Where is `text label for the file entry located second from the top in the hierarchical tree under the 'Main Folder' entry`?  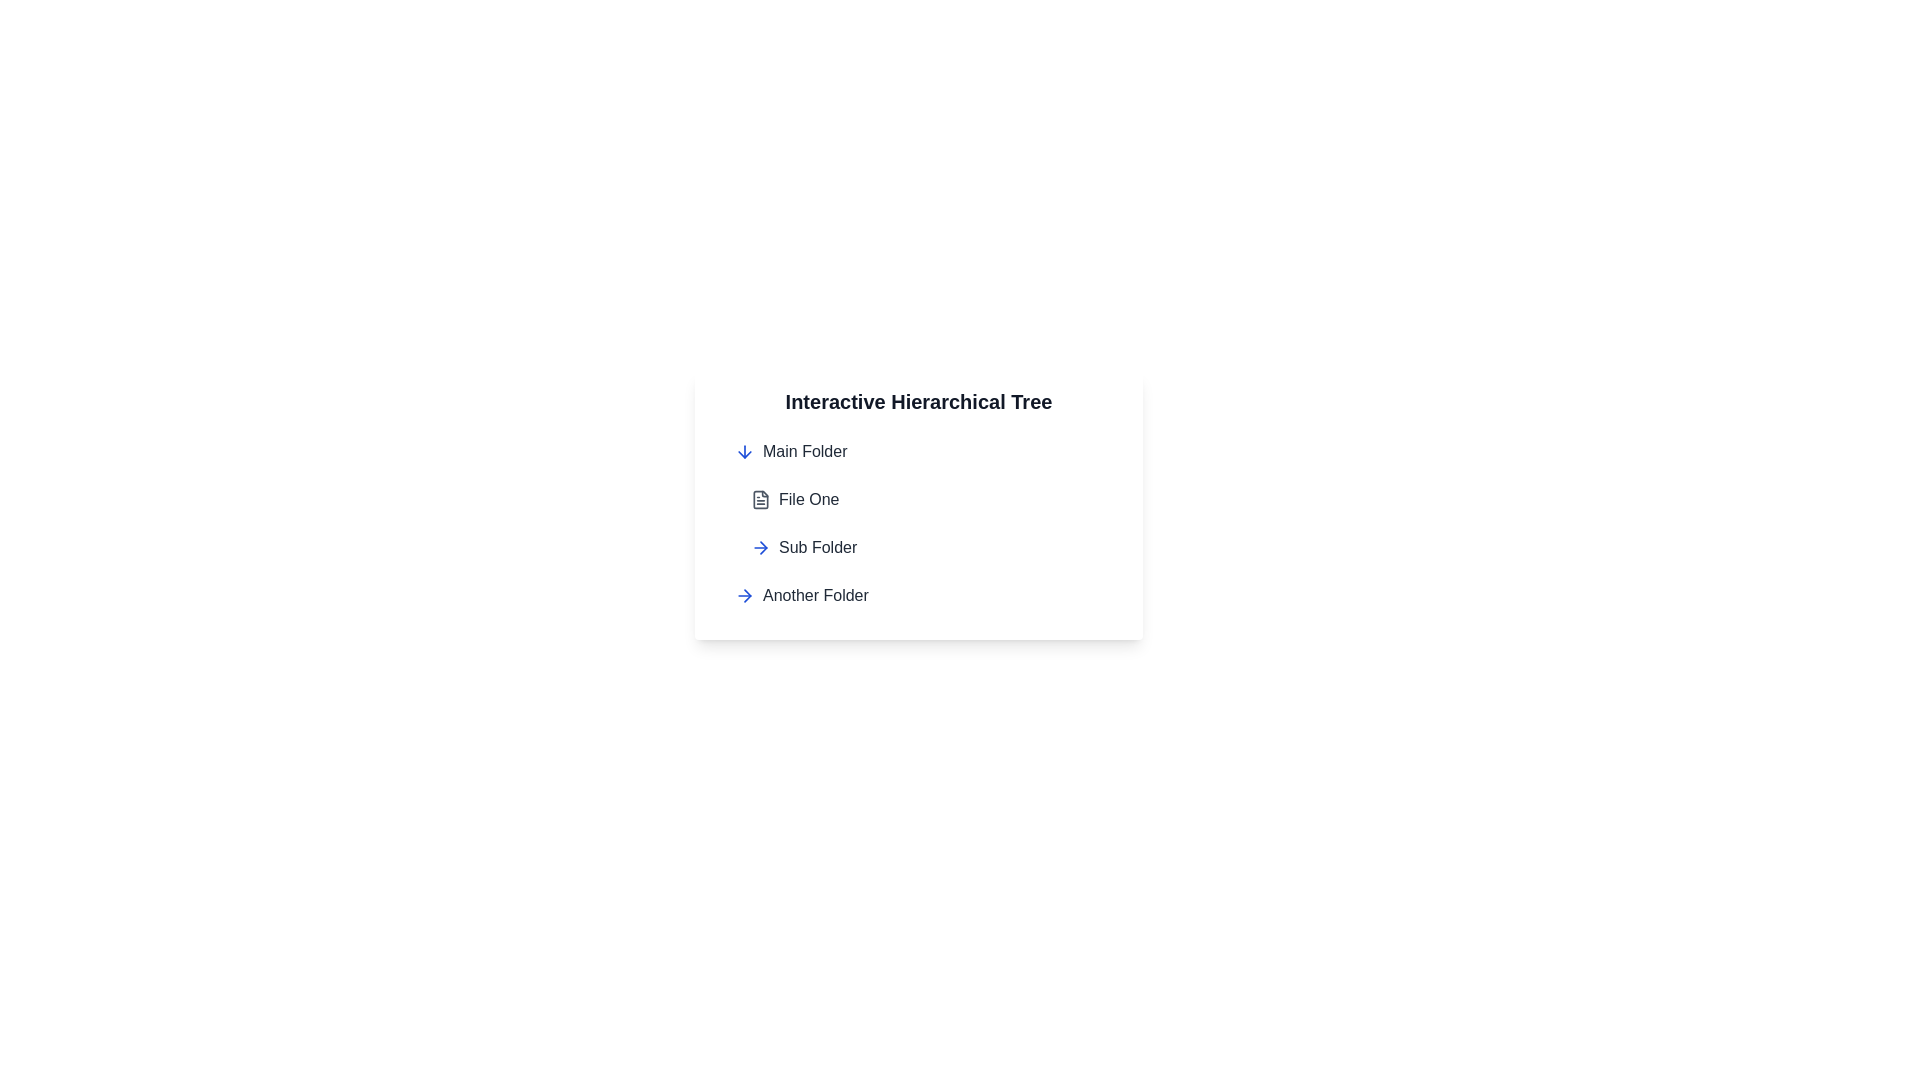
text label for the file entry located second from the top in the hierarchical tree under the 'Main Folder' entry is located at coordinates (809, 499).